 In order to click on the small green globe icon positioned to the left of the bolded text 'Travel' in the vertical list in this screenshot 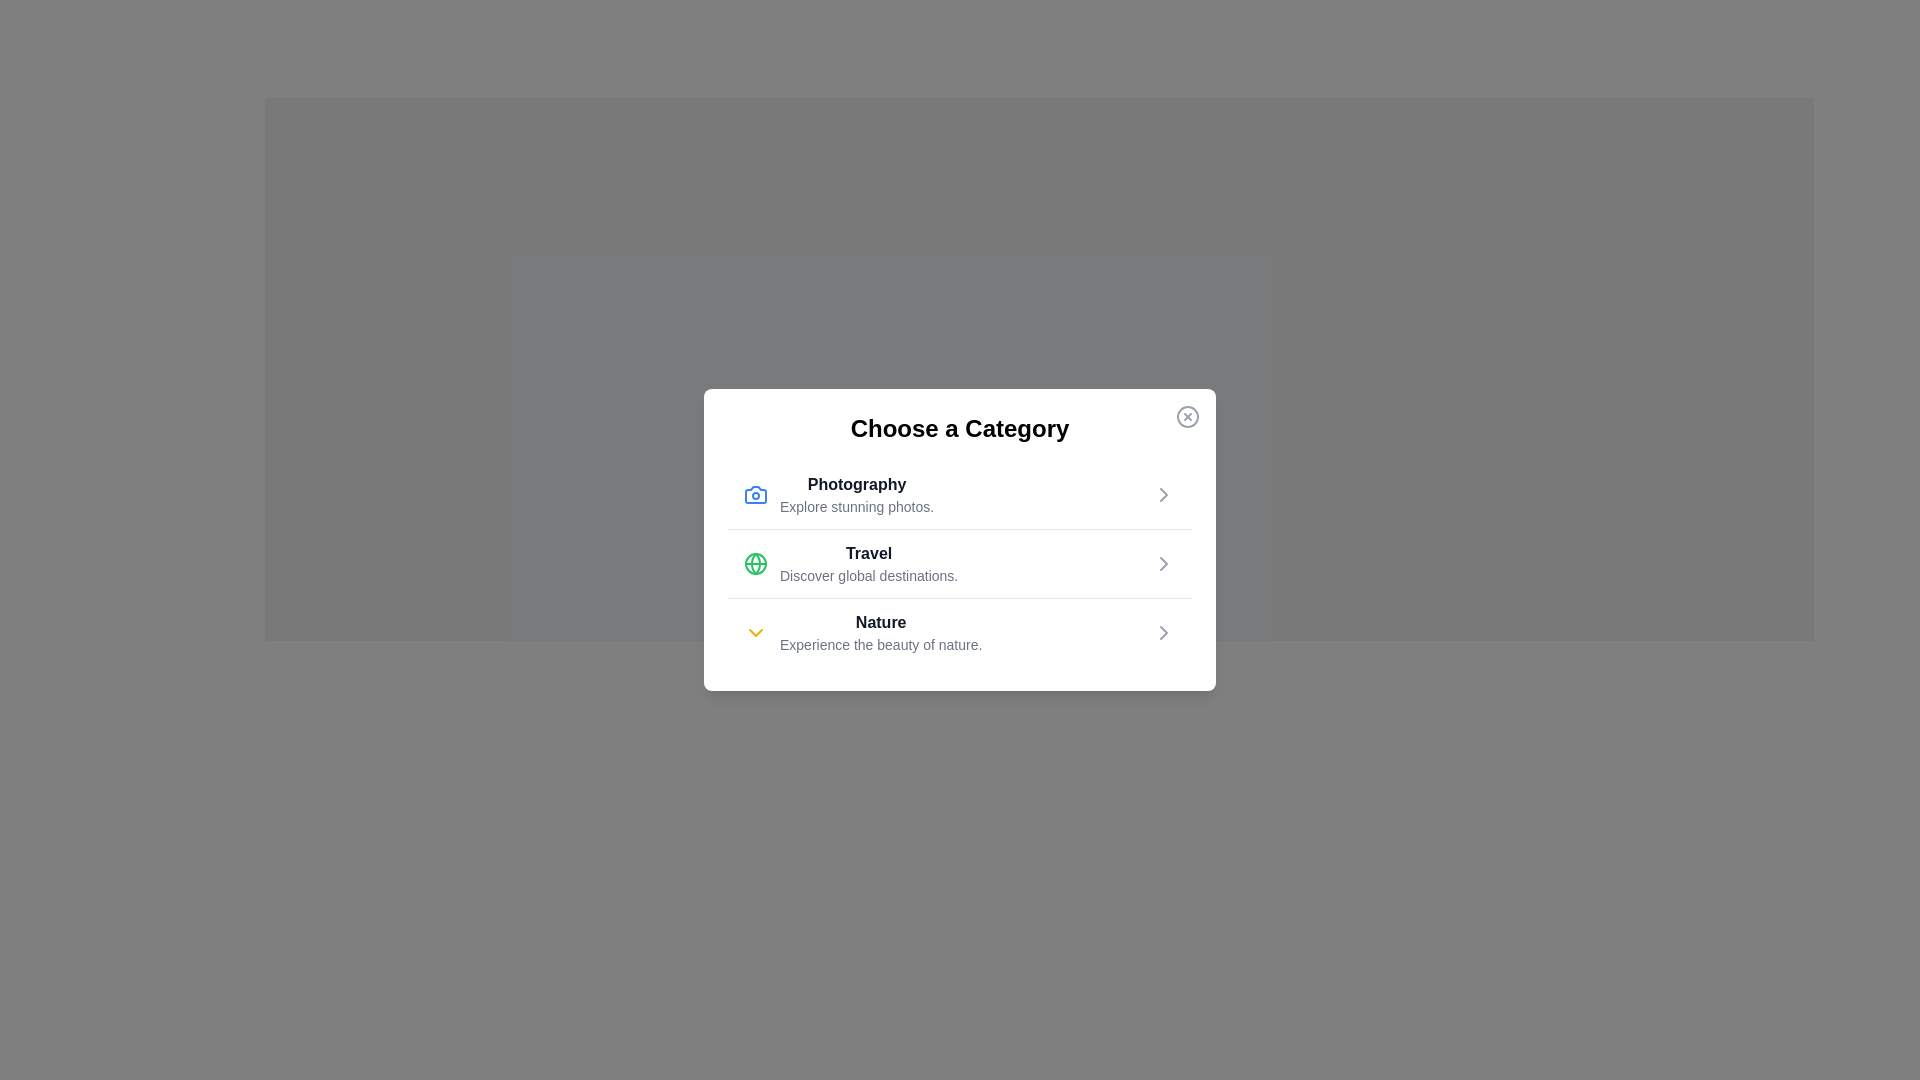, I will do `click(754, 563)`.